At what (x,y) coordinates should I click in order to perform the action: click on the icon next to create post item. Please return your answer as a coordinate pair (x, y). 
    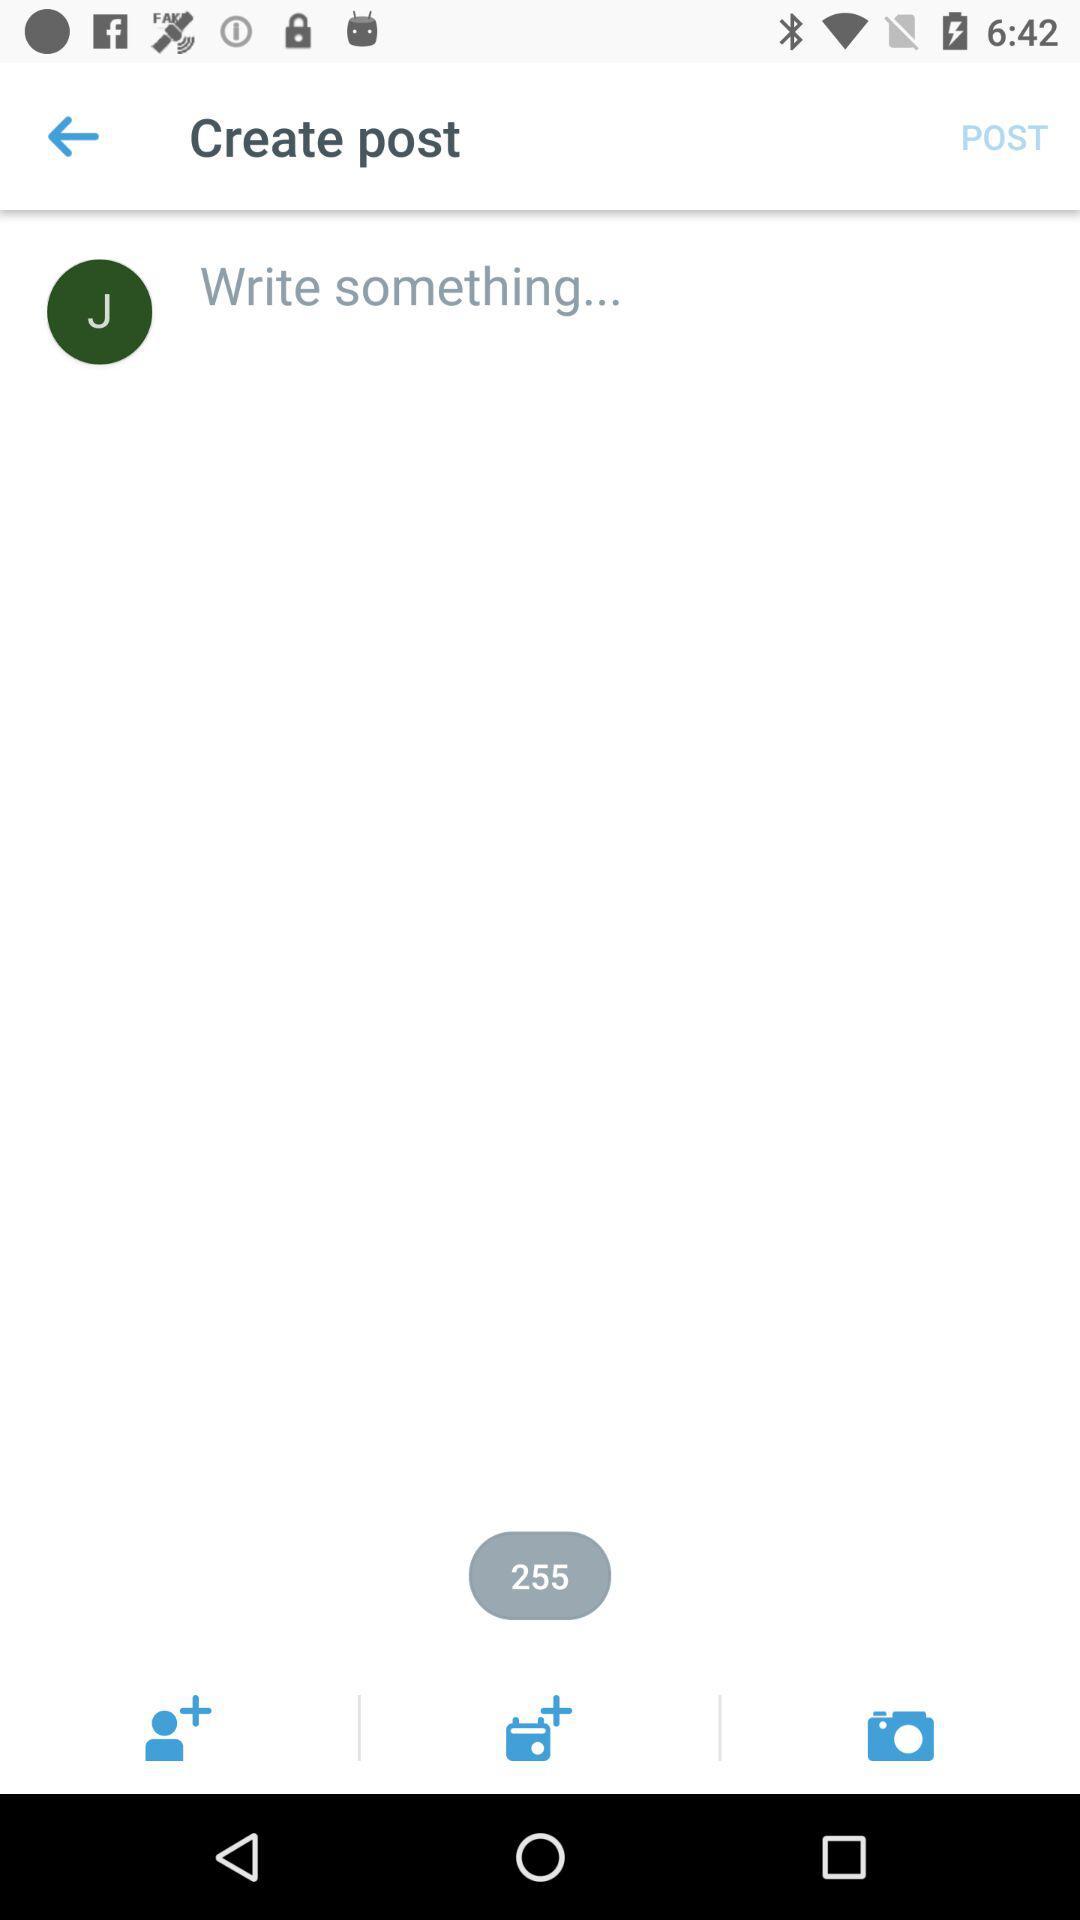
    Looking at the image, I should click on (72, 135).